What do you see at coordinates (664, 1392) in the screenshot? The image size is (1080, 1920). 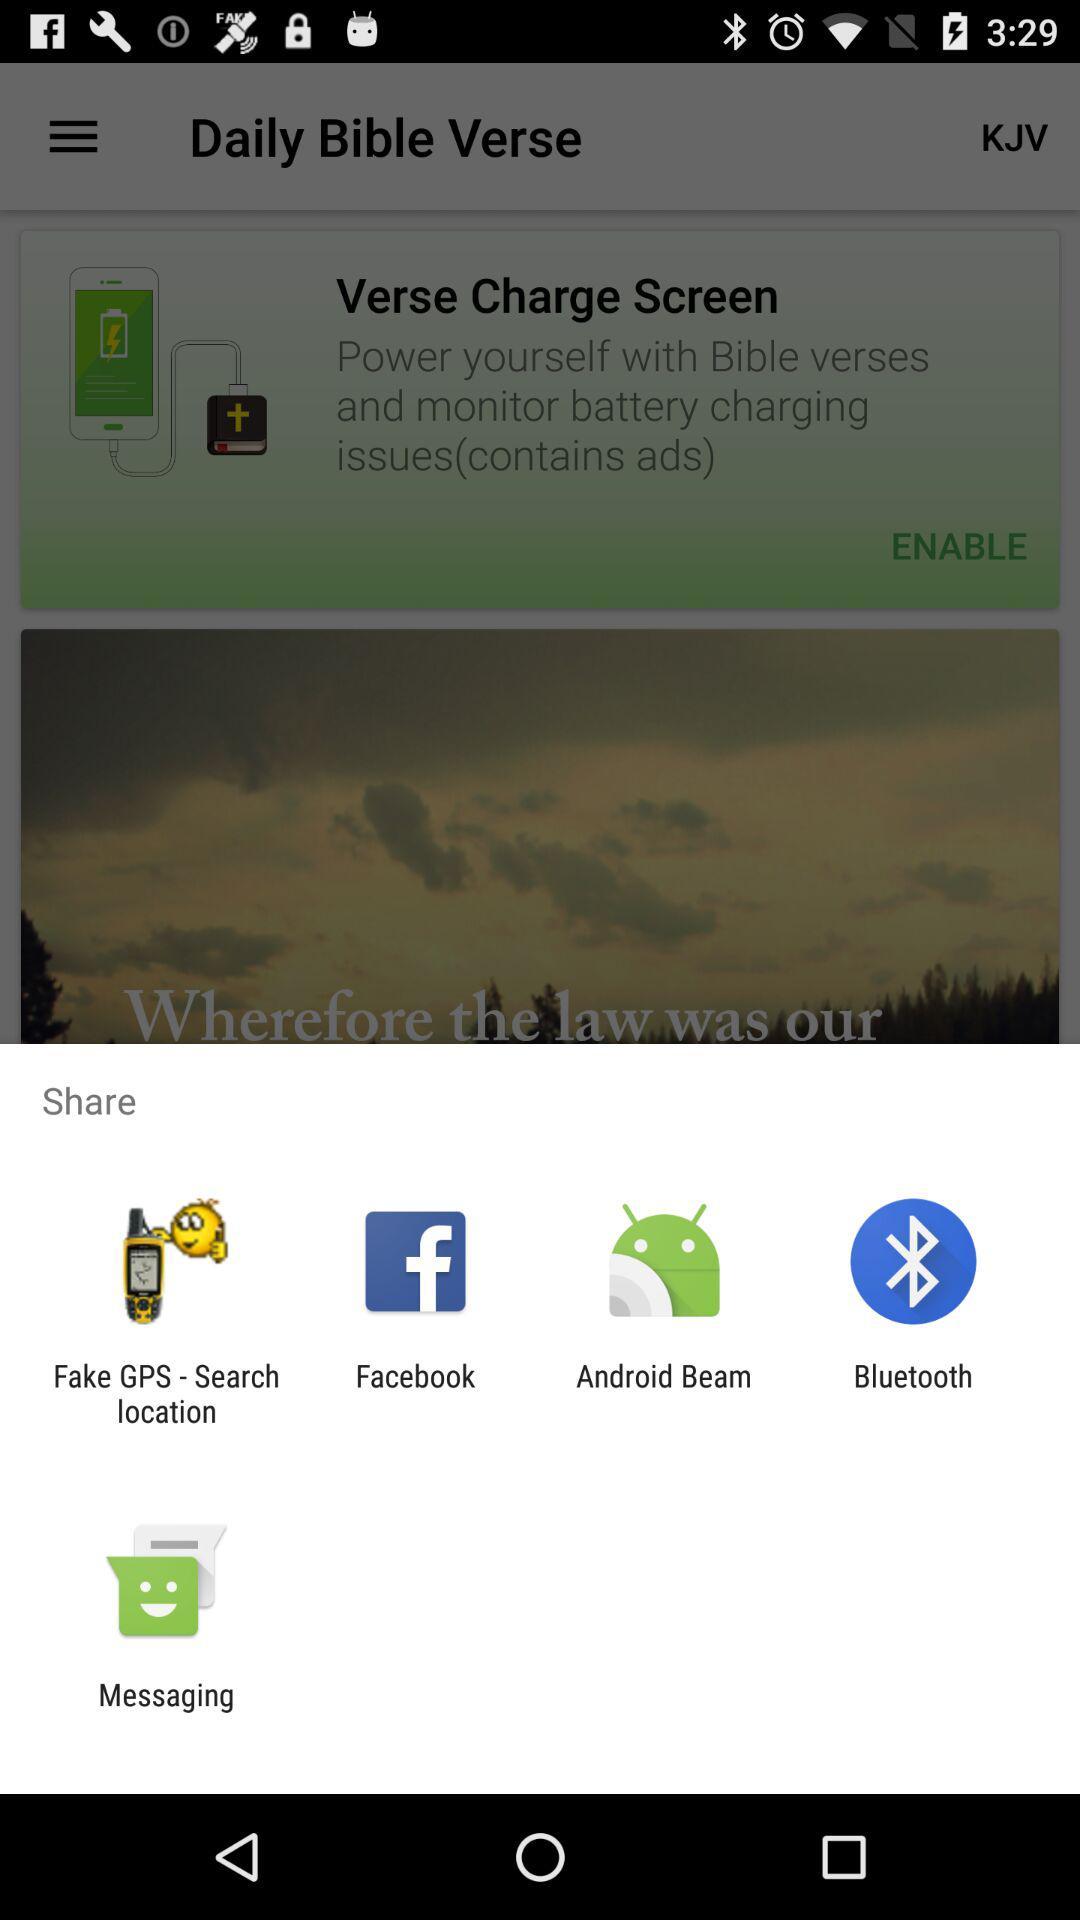 I see `the android beam icon` at bounding box center [664, 1392].